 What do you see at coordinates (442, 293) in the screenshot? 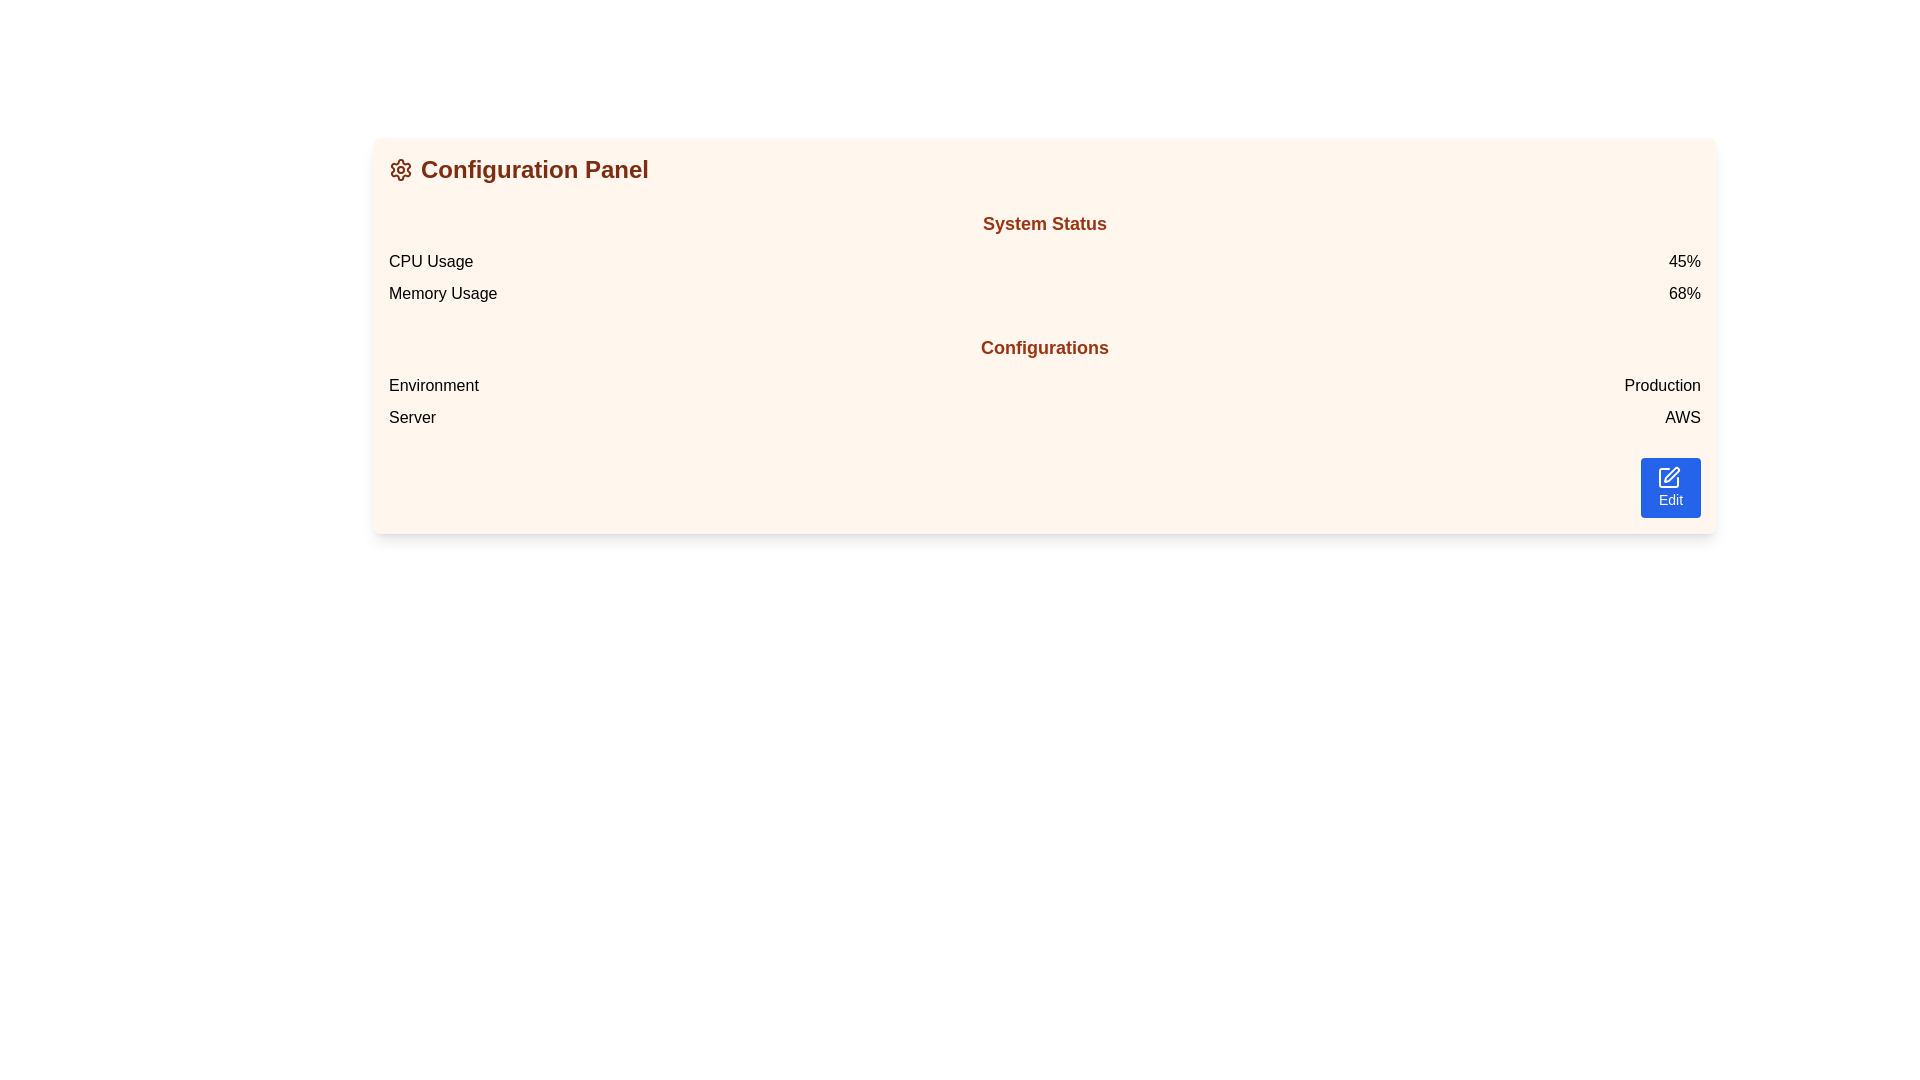
I see `the static text label displaying 'Memory Usage' in bold black font, located in the configuration panel, below 'CPU Usage'` at bounding box center [442, 293].